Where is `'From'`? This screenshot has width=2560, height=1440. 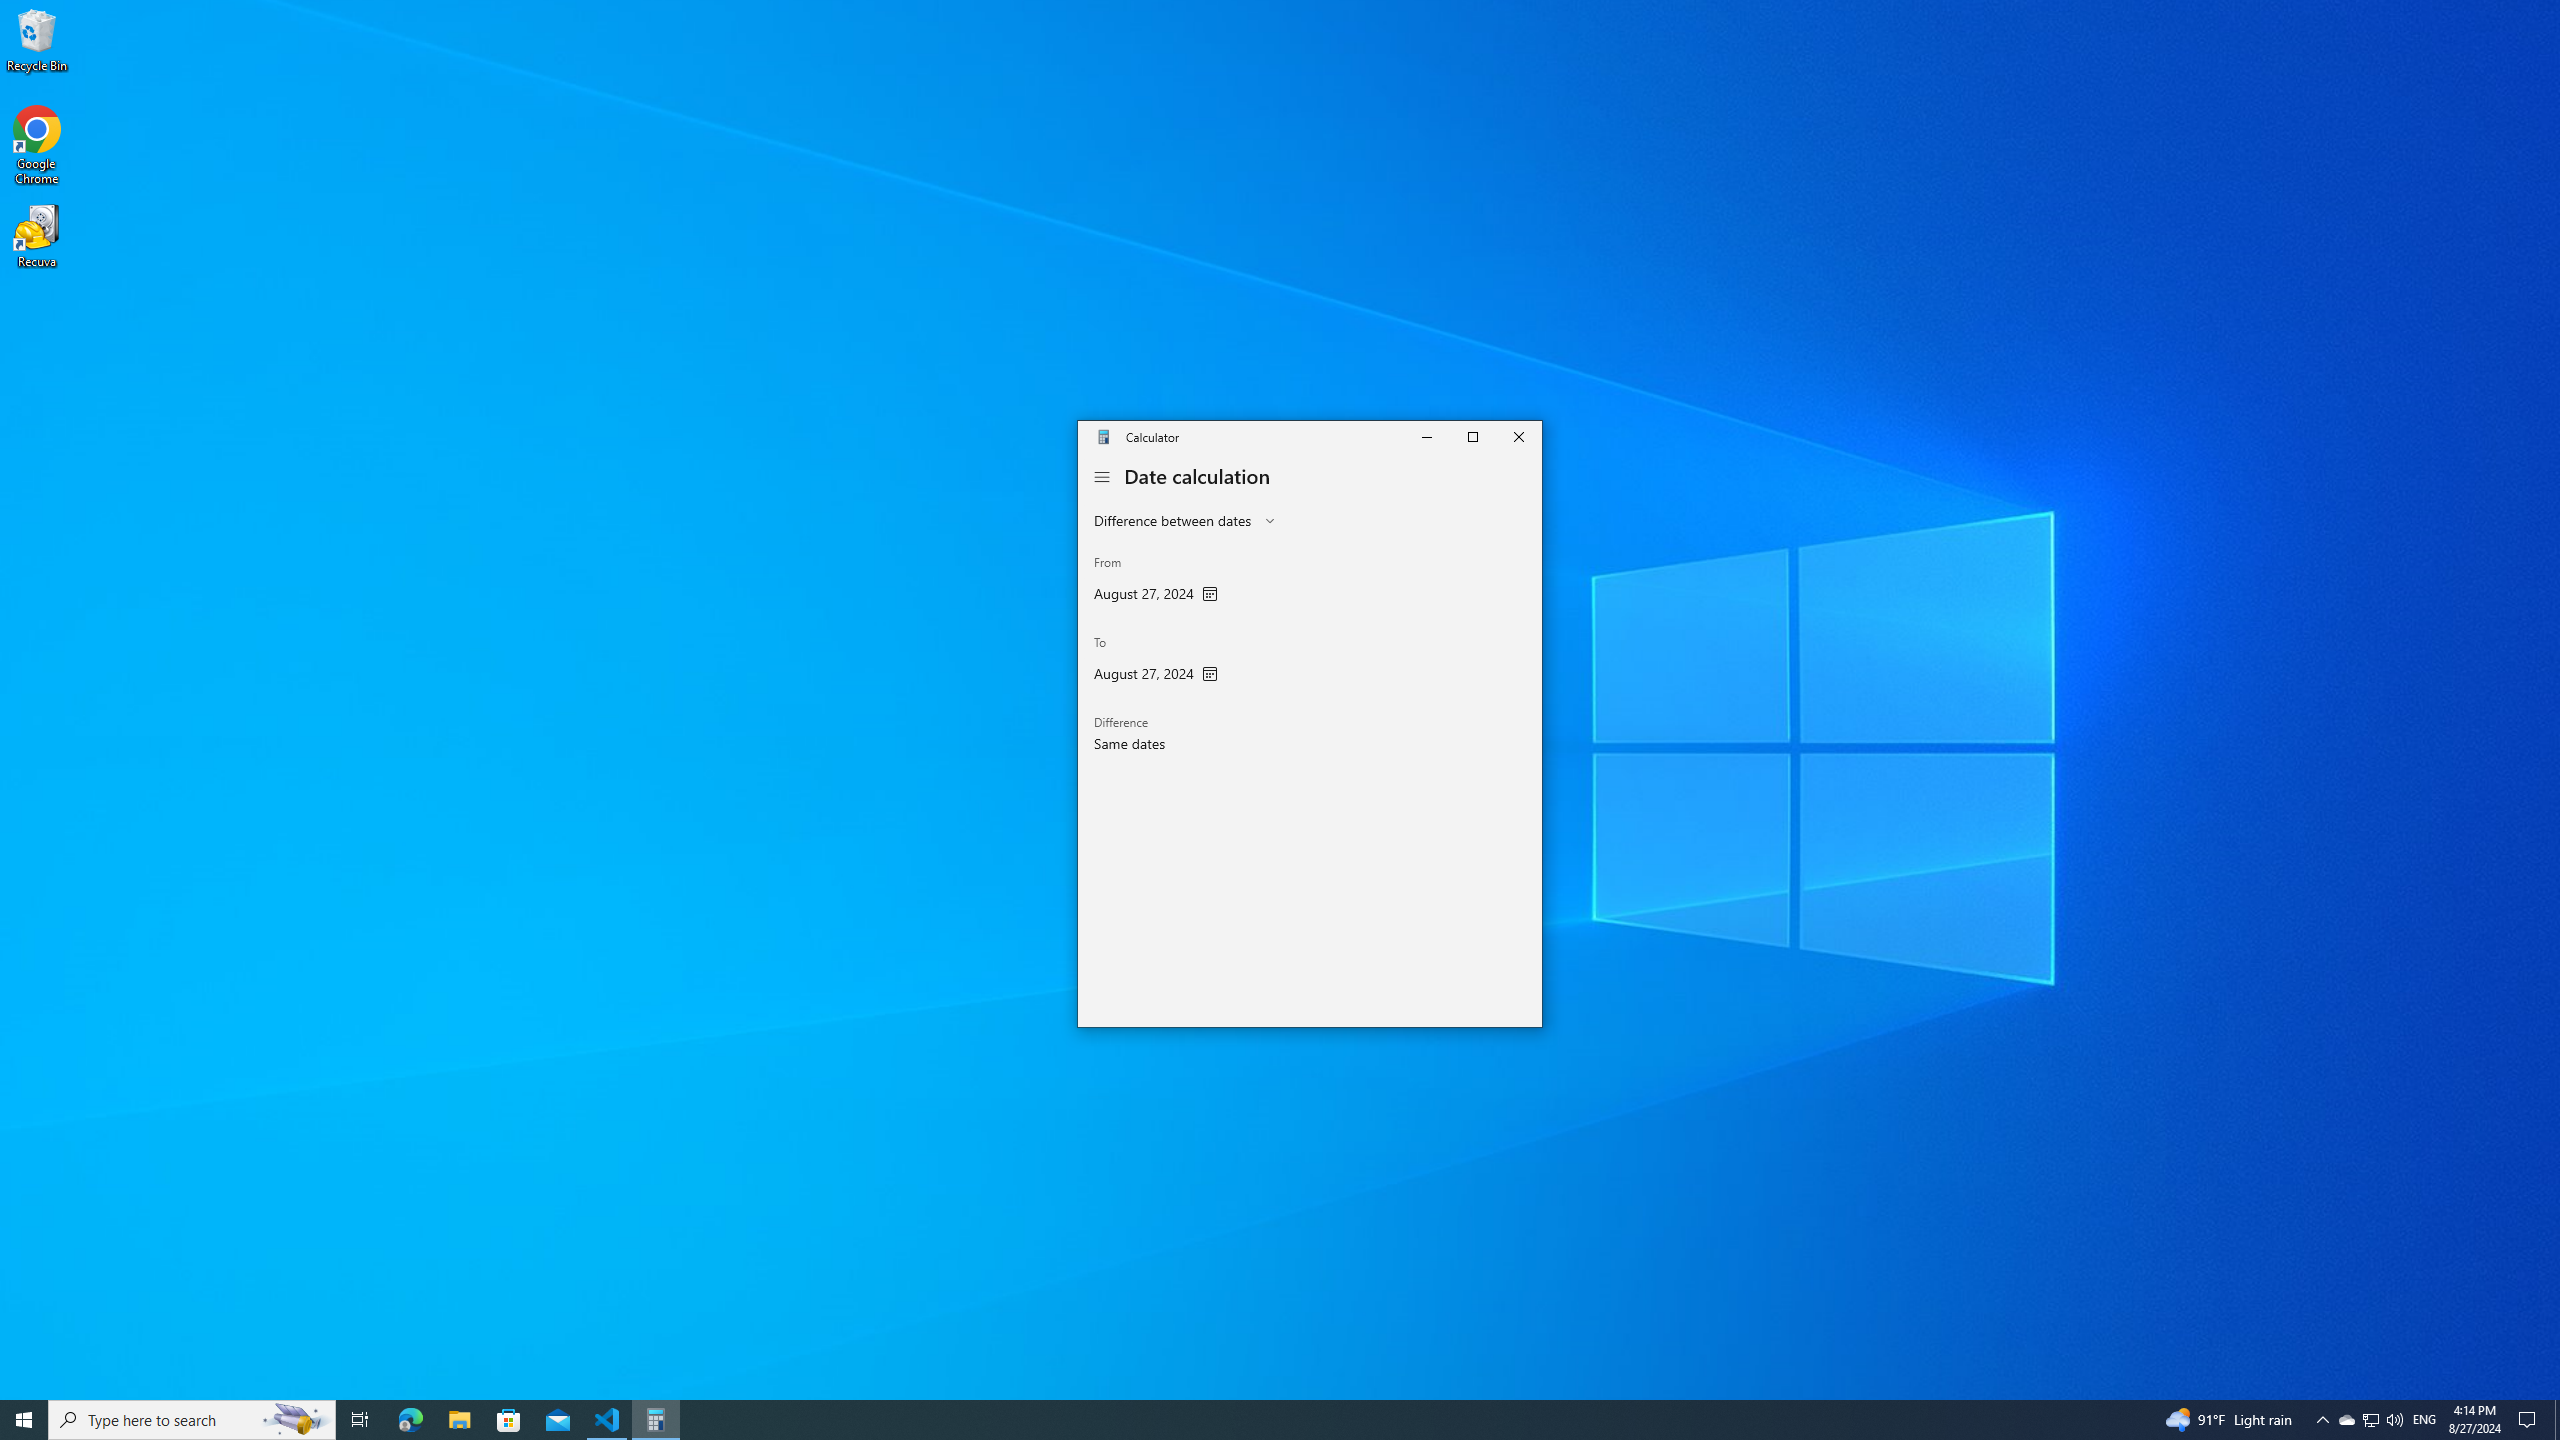
'From' is located at coordinates (1154, 582).